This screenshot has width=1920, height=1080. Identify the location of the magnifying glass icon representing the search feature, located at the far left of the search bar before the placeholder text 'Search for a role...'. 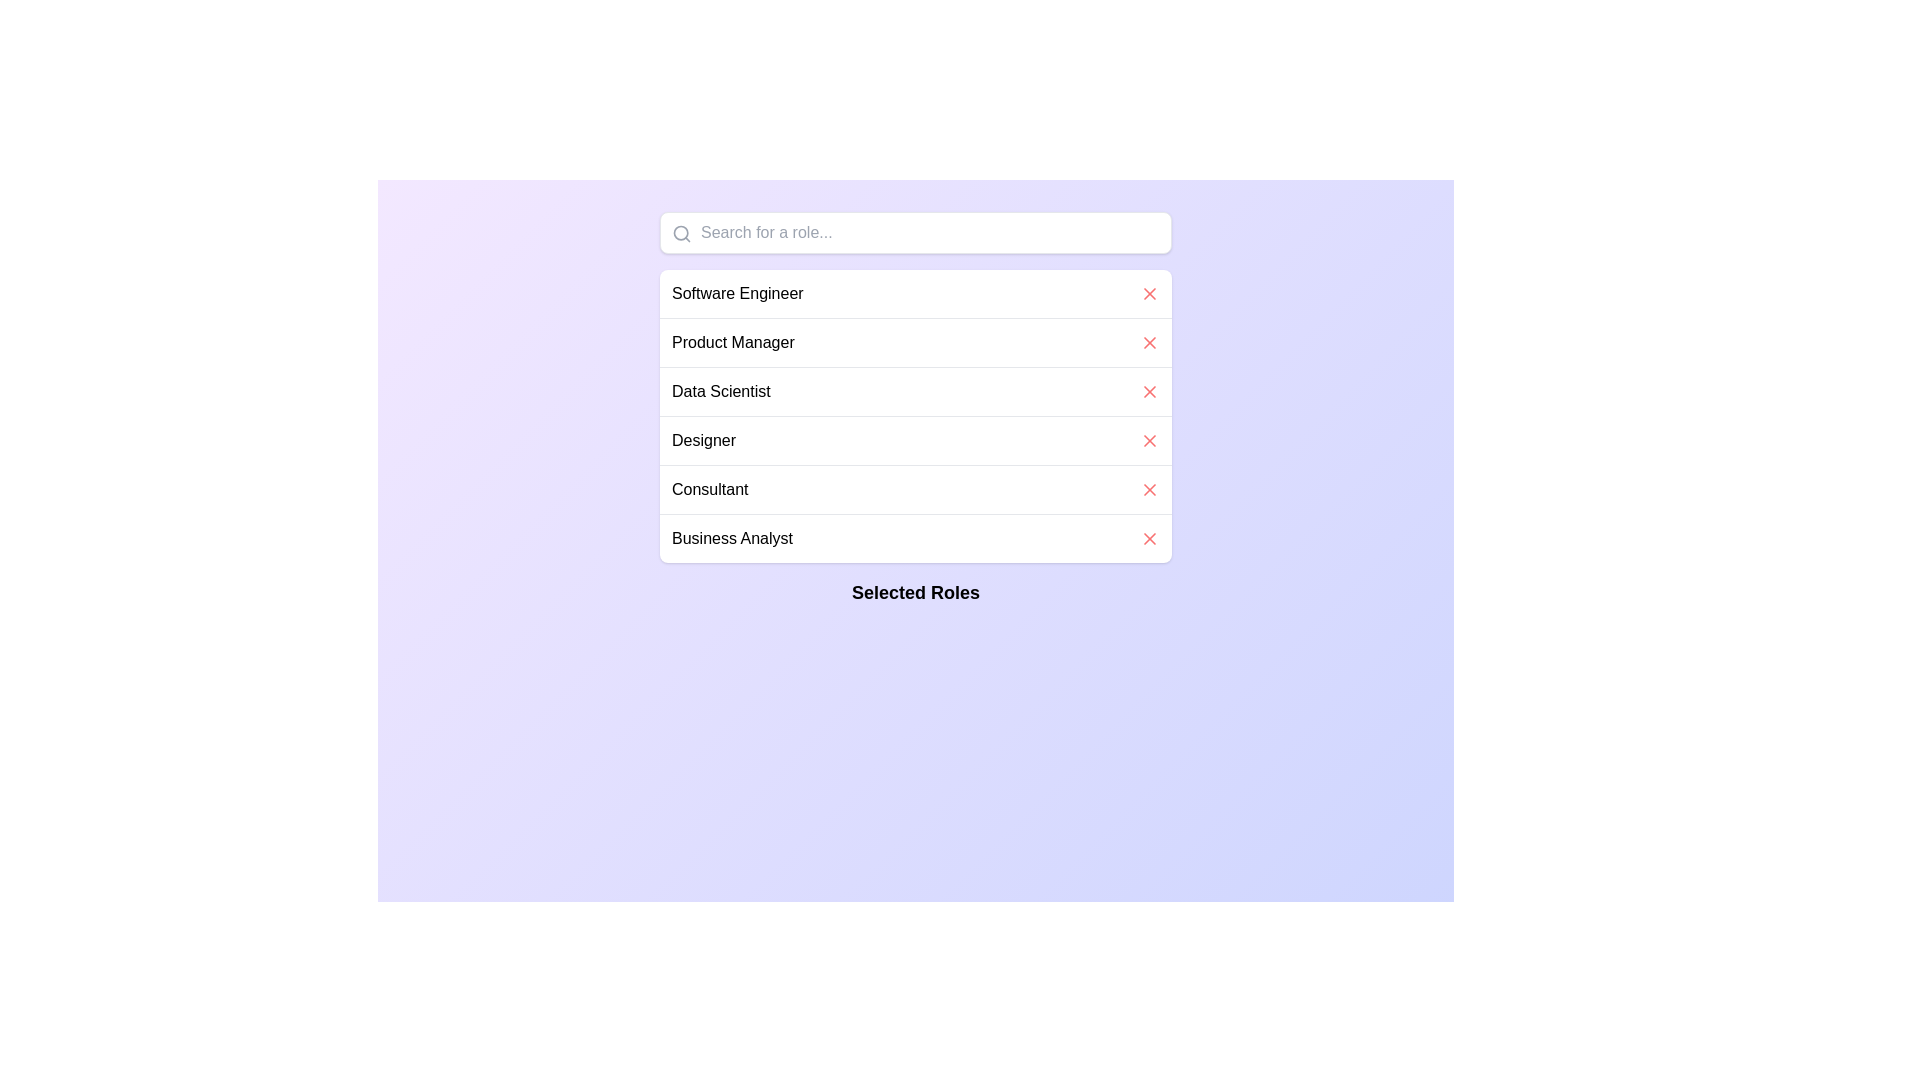
(681, 233).